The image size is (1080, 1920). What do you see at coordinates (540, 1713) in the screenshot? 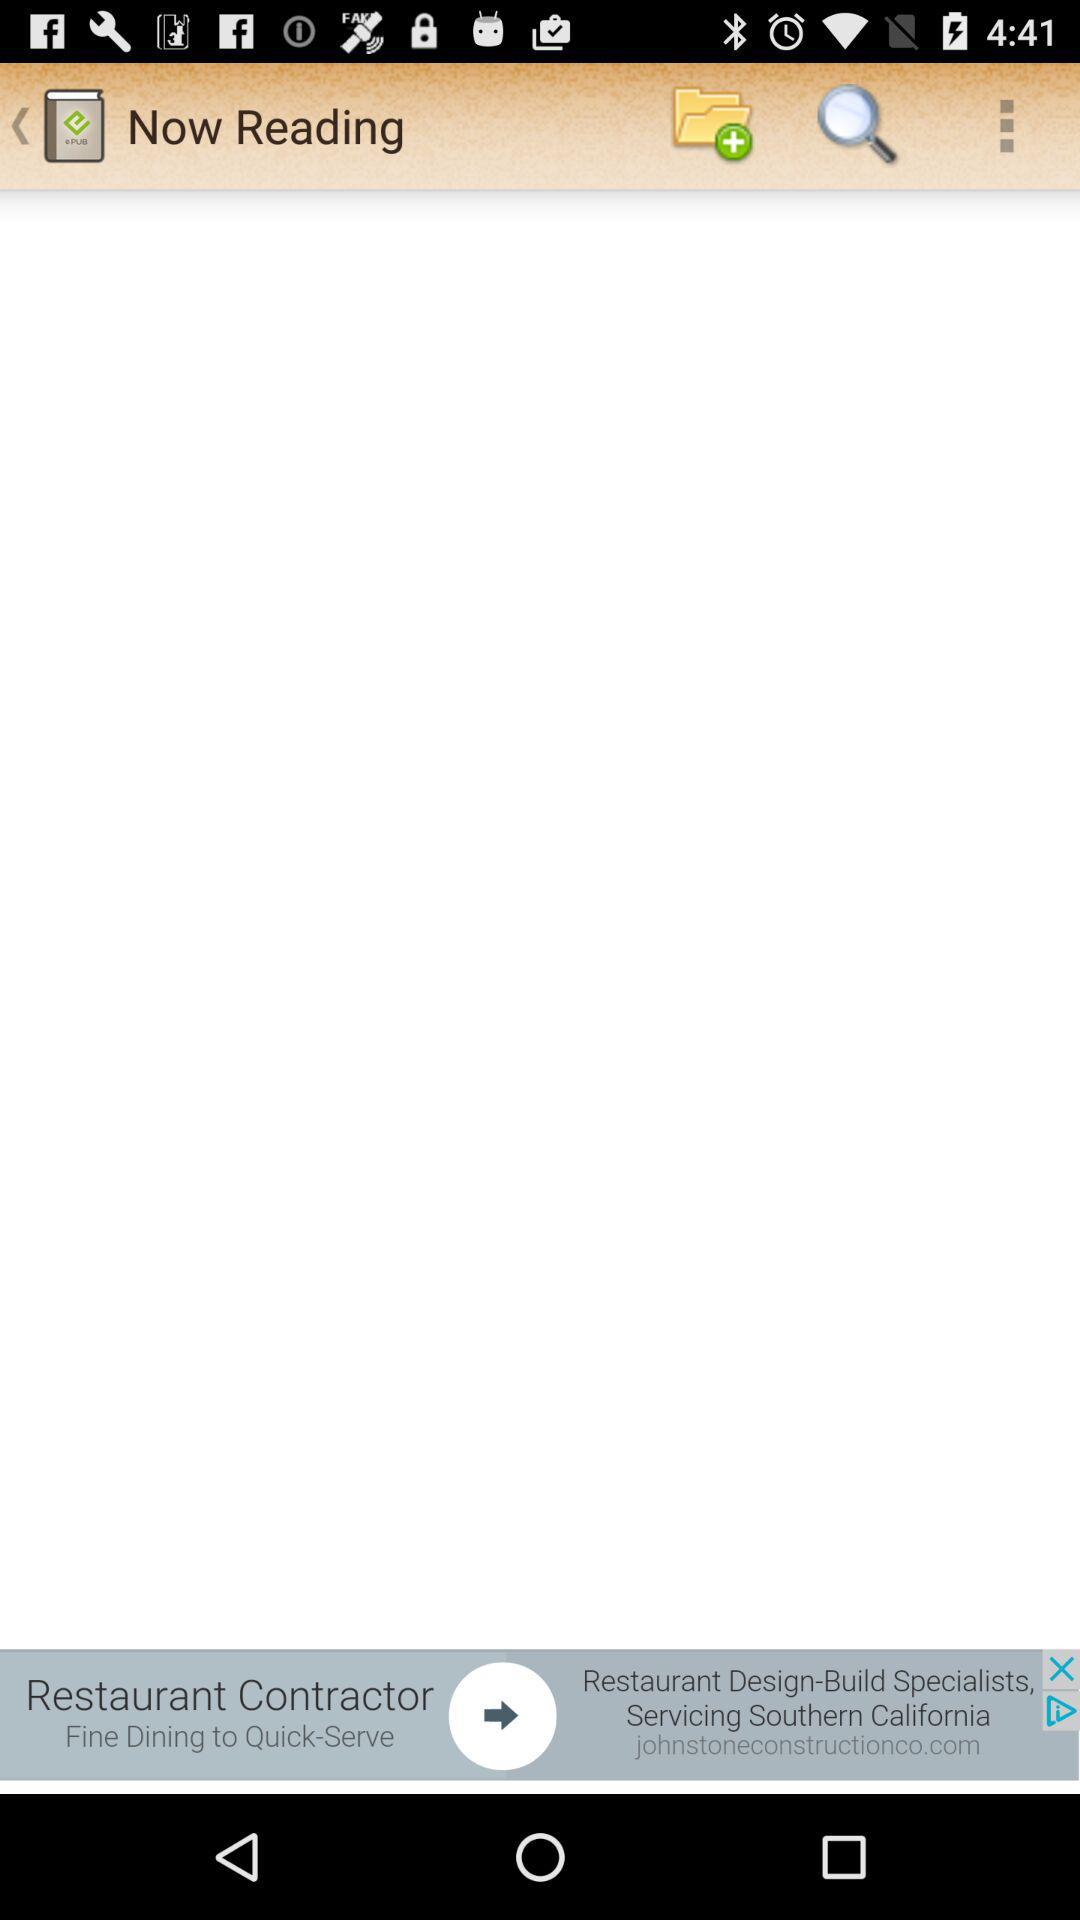
I see `banner` at bounding box center [540, 1713].